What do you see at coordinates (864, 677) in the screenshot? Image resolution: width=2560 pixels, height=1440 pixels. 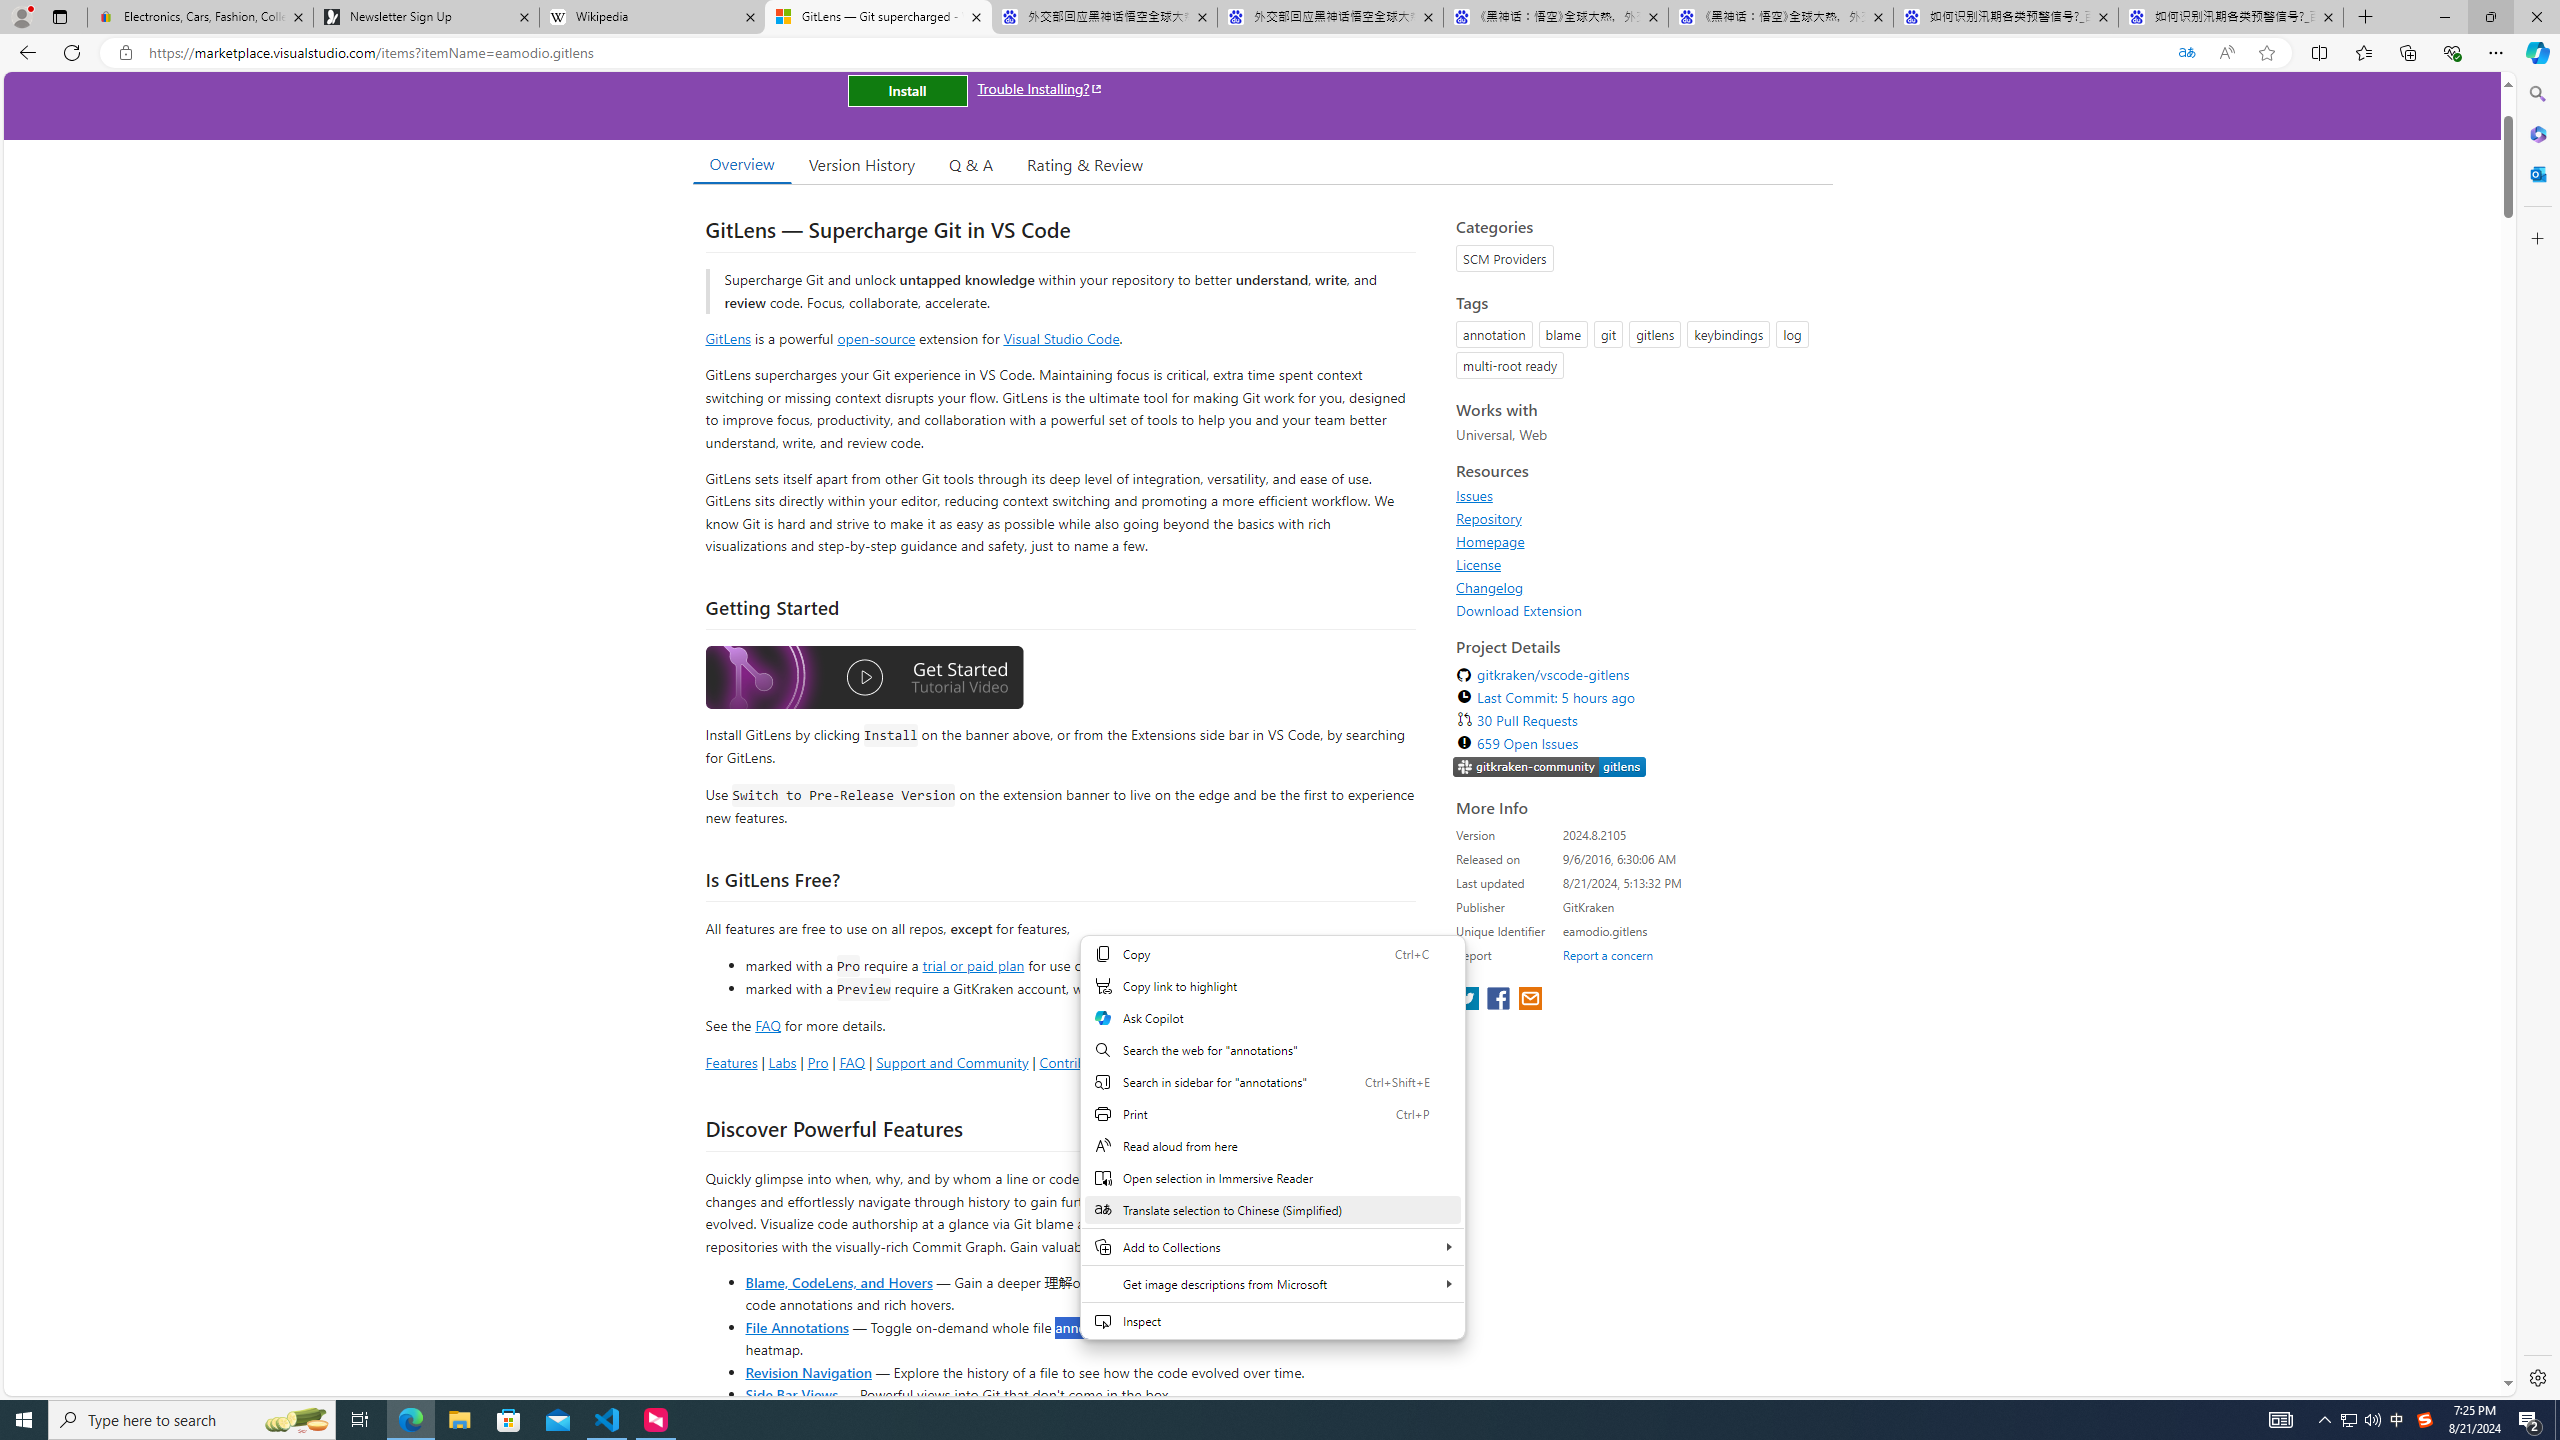 I see `'Watch the GitLens Getting Started video'` at bounding box center [864, 677].